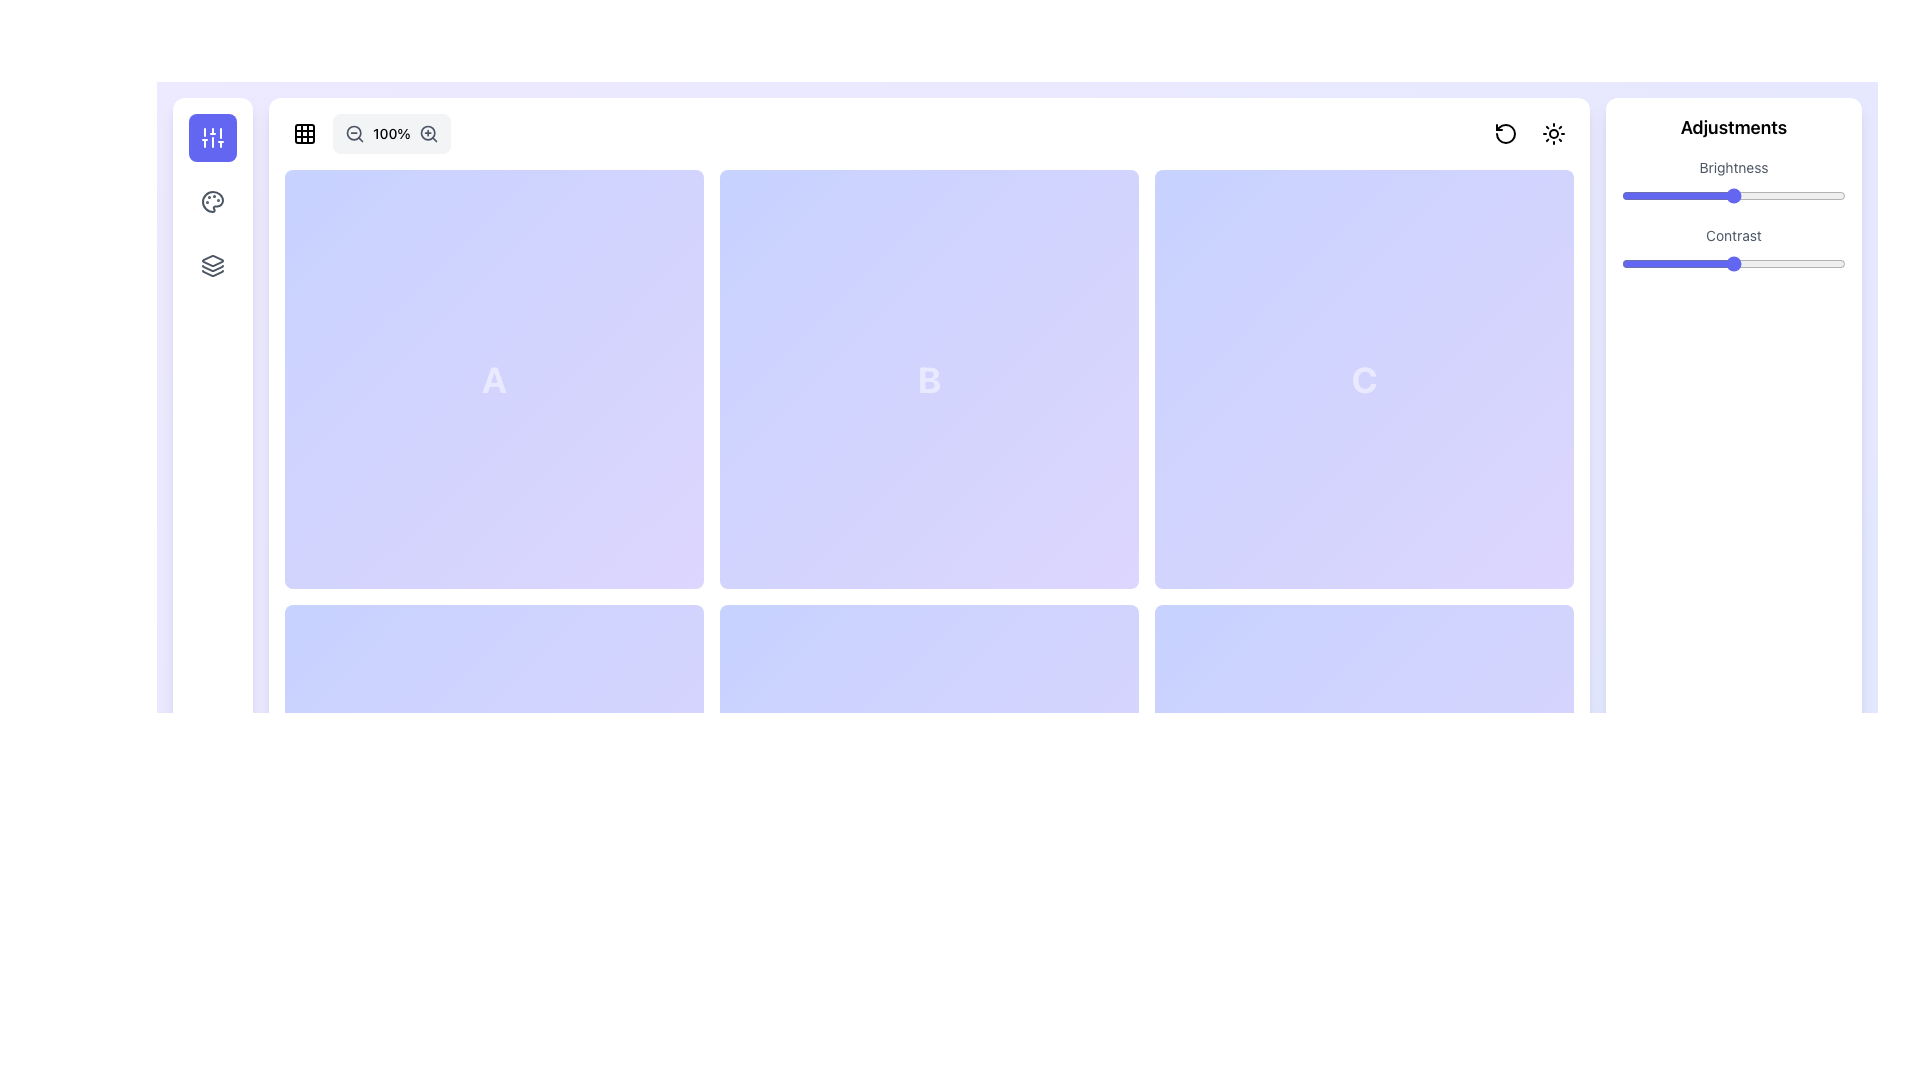 The height and width of the screenshot is (1080, 1920). Describe the element at coordinates (1631, 262) in the screenshot. I see `the contrast` at that location.